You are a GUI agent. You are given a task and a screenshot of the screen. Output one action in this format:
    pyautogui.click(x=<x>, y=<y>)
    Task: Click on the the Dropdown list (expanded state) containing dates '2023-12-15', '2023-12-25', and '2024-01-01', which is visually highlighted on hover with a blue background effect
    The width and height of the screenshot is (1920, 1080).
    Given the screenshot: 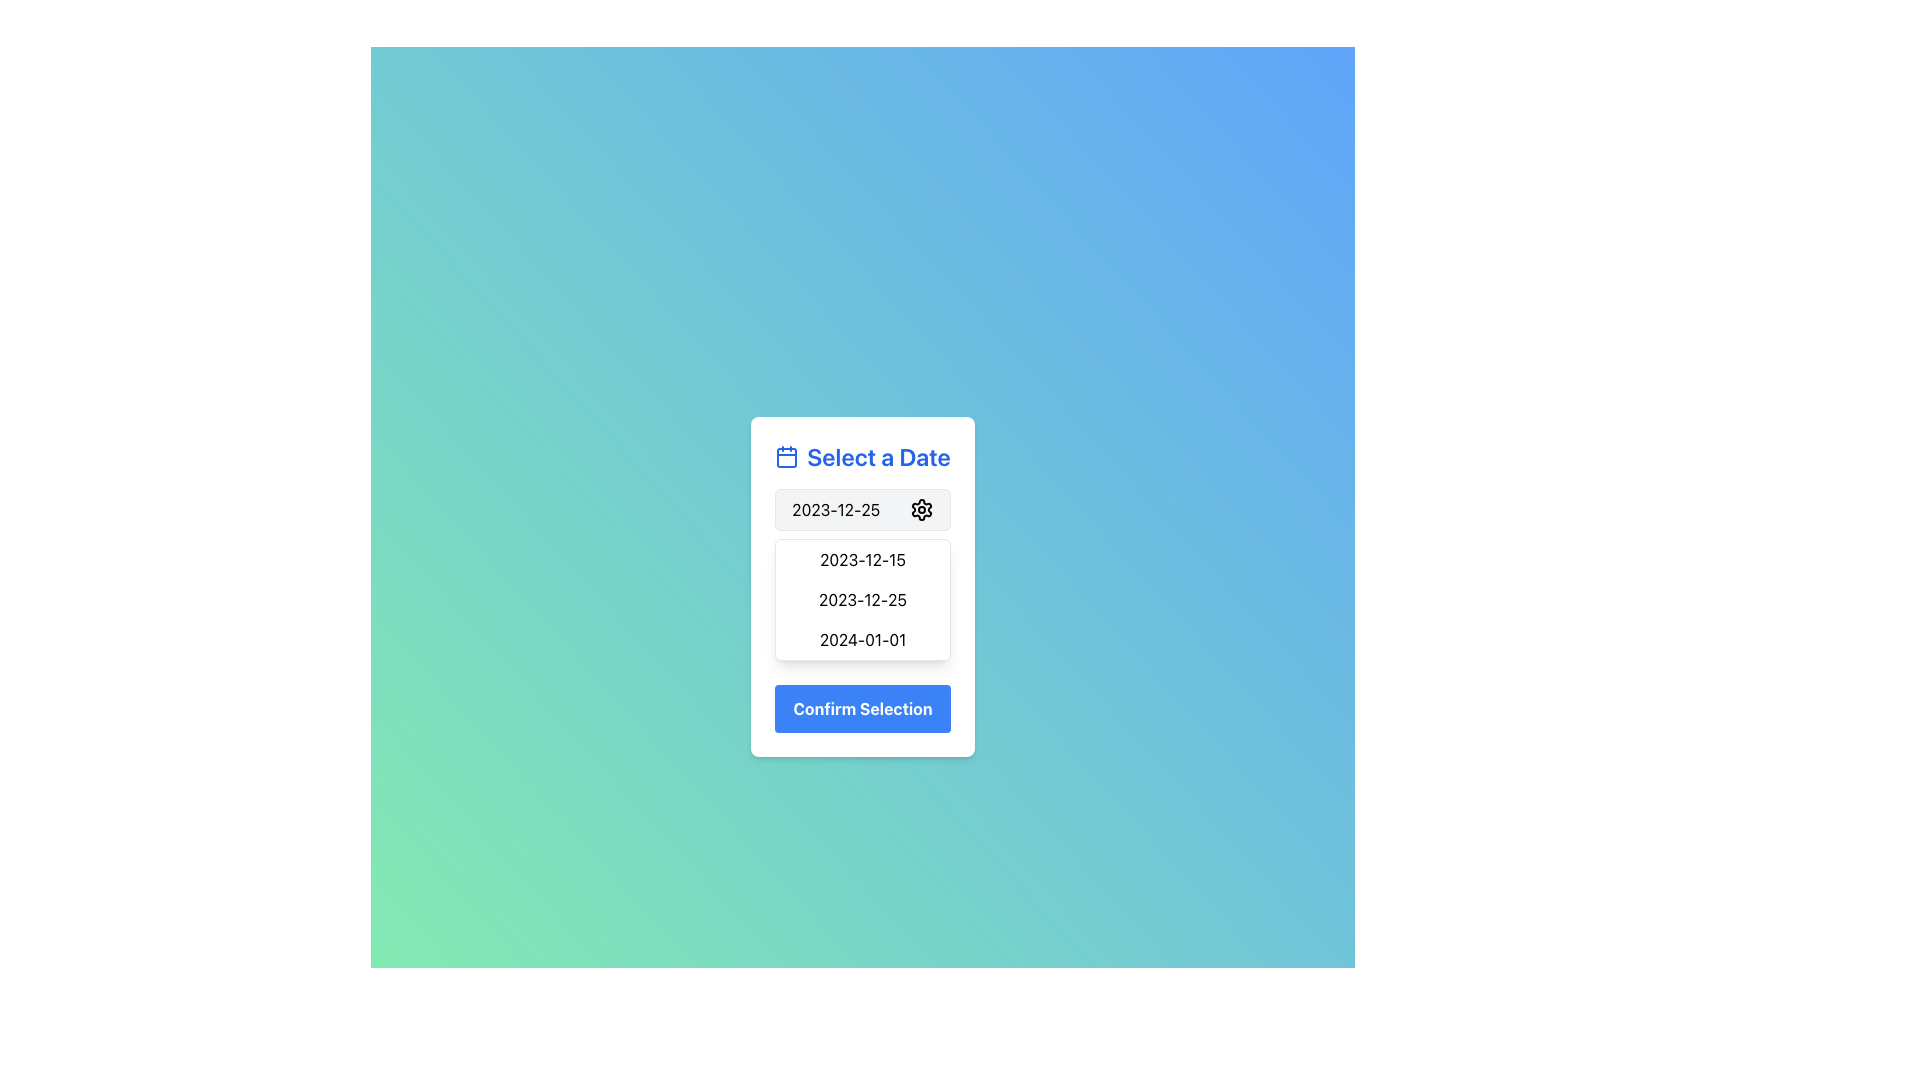 What is the action you would take?
    pyautogui.click(x=863, y=599)
    